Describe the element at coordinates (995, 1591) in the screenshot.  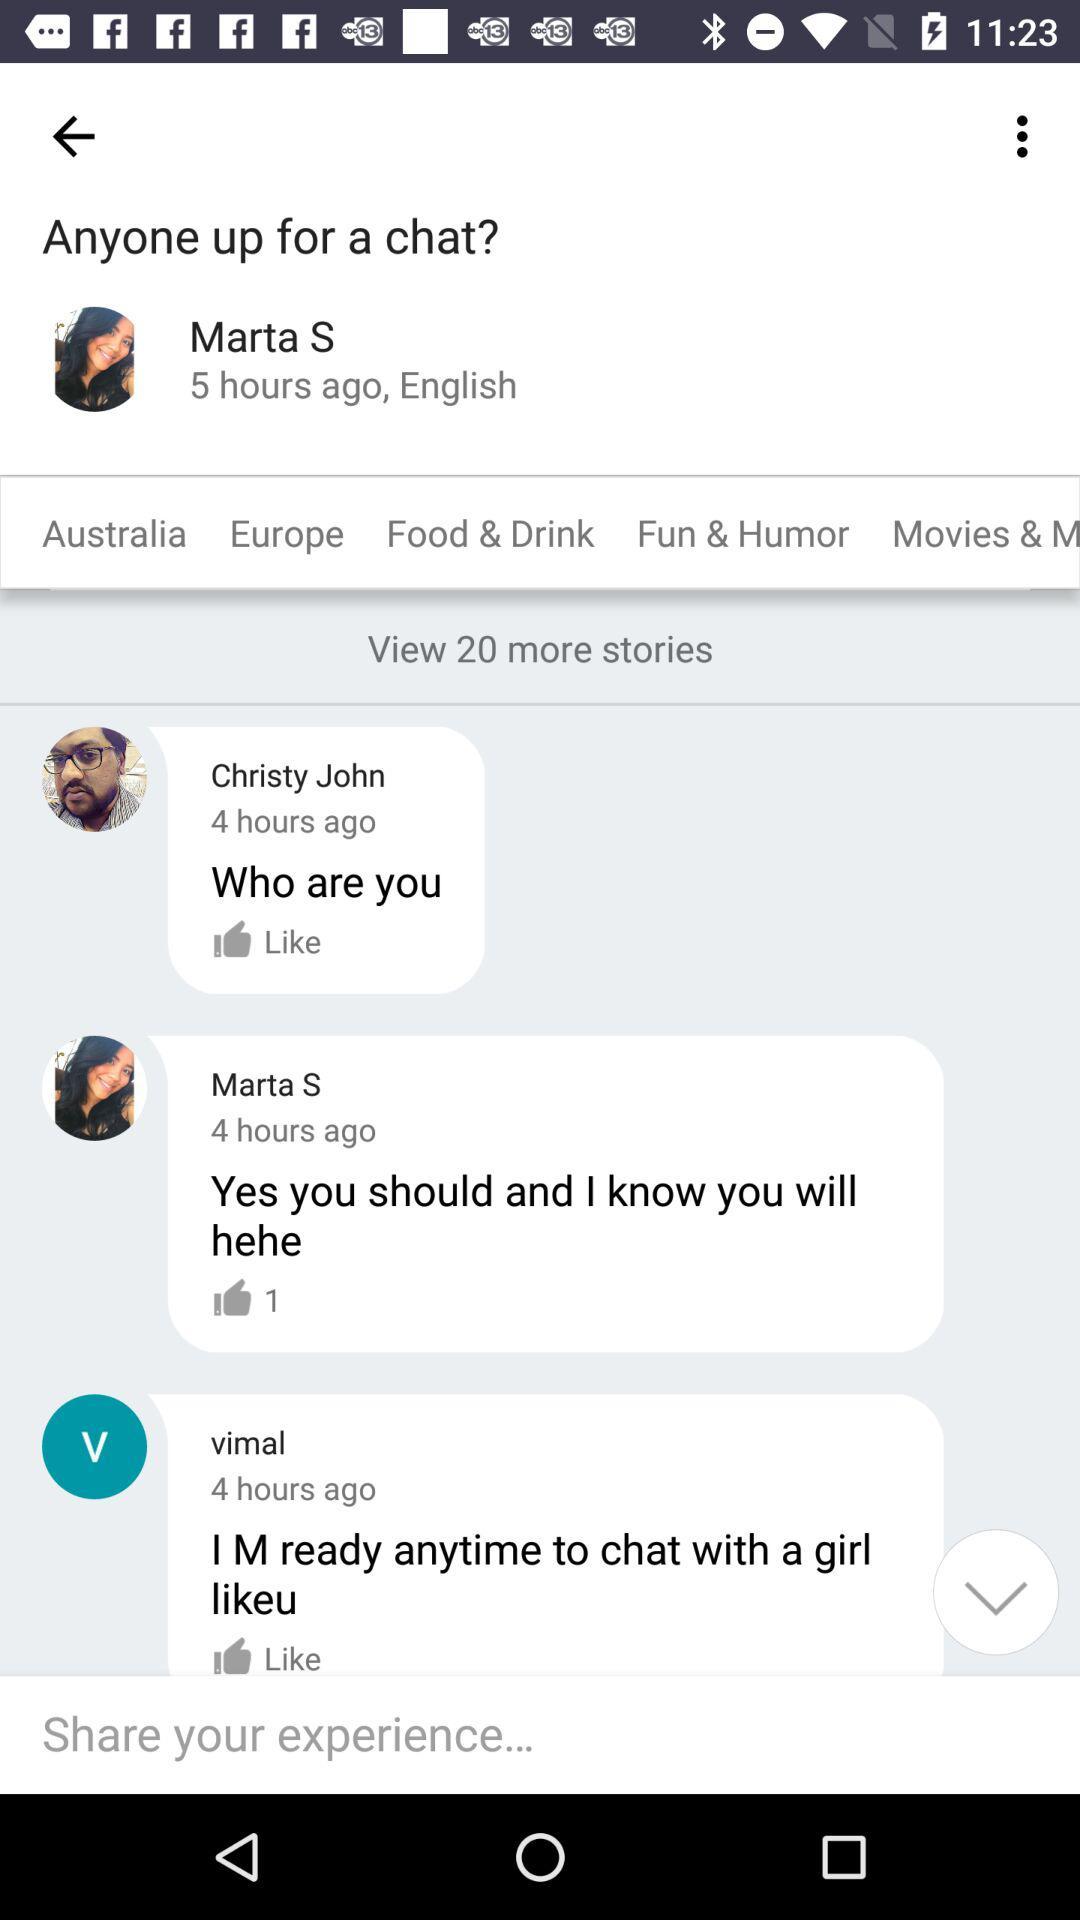
I see `the expand_more icon` at that location.